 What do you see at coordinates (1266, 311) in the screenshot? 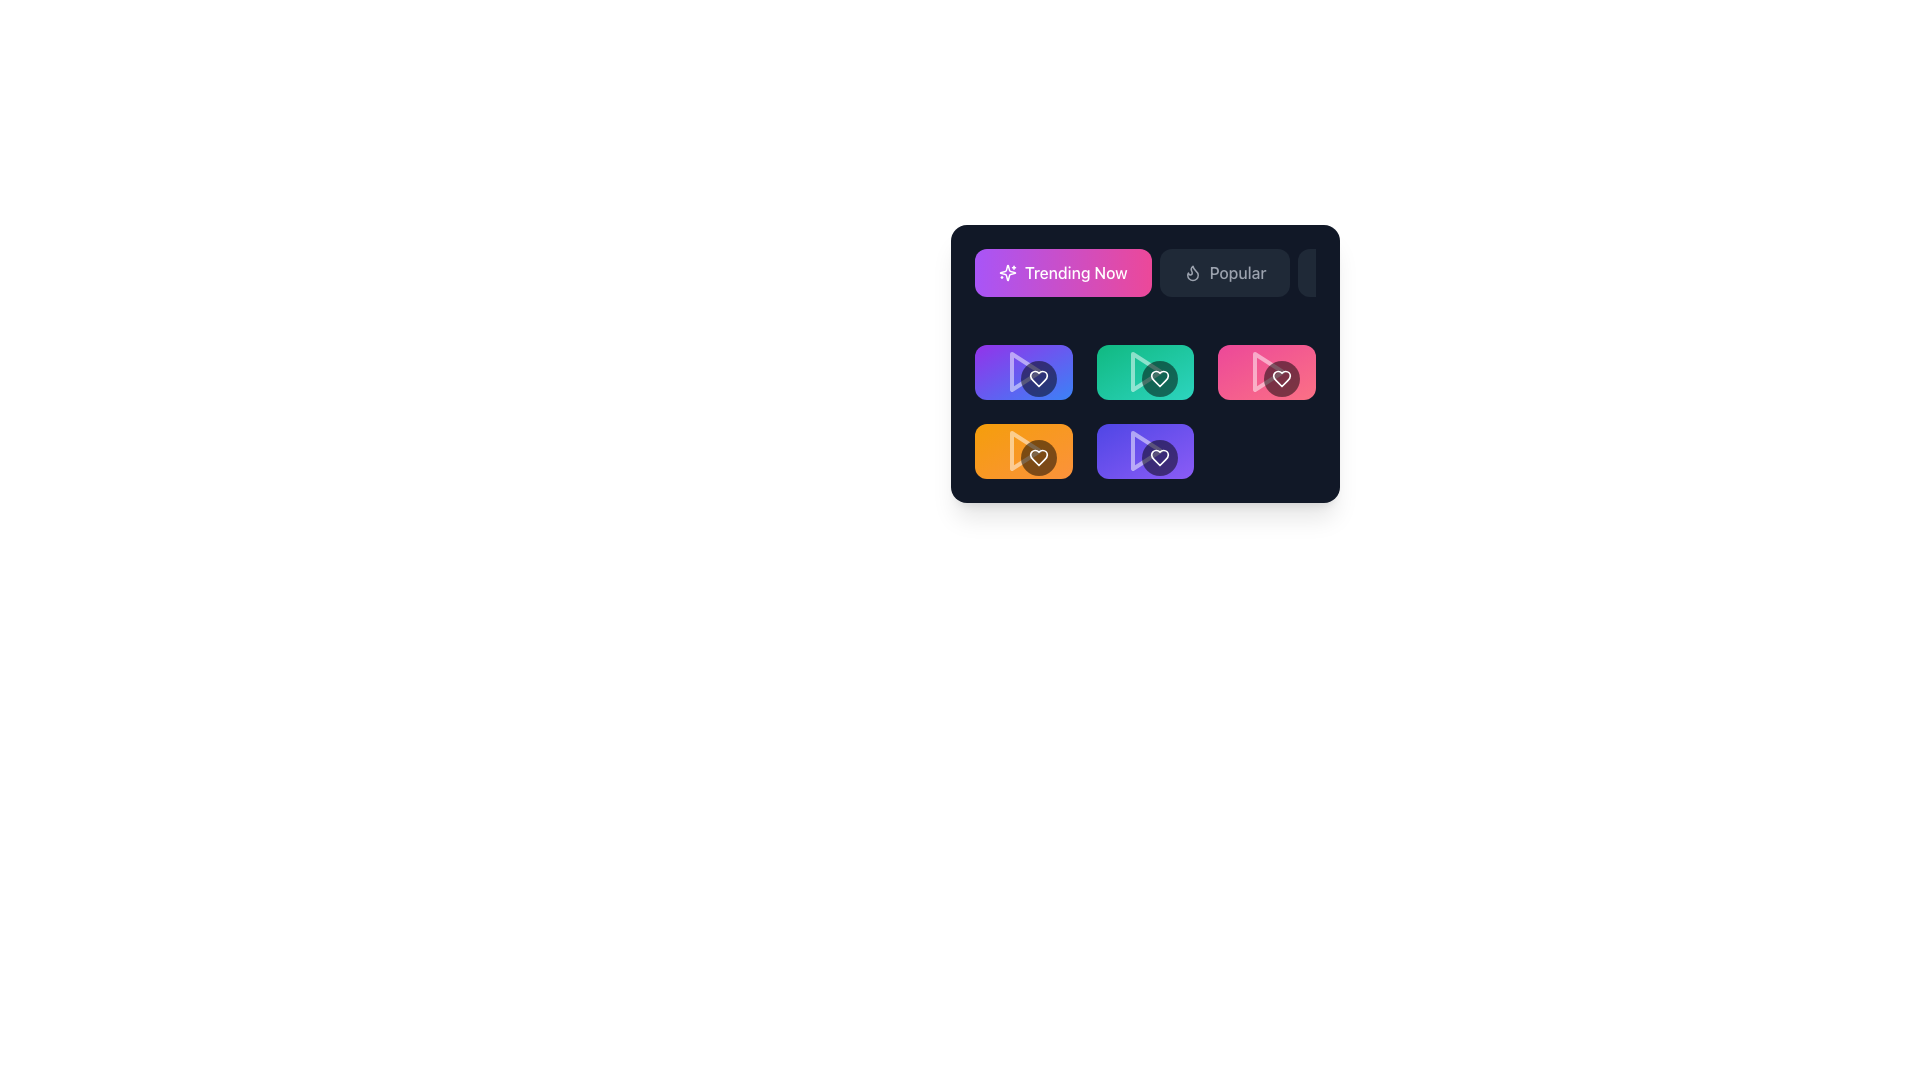
I see `the Structural Placeholder element located to the right of the 'Popular' tab within the tab section` at bounding box center [1266, 311].